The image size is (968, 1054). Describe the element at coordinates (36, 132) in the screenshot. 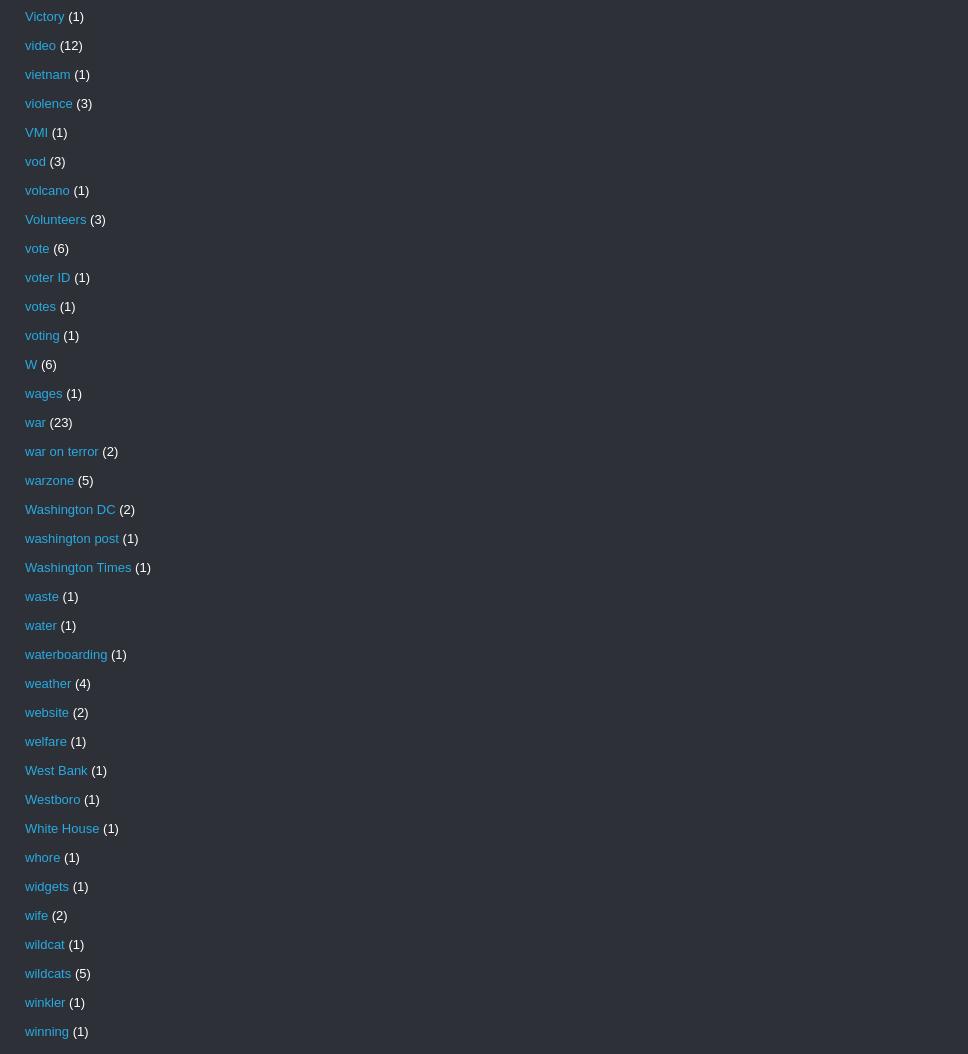

I see `'VMI'` at that location.